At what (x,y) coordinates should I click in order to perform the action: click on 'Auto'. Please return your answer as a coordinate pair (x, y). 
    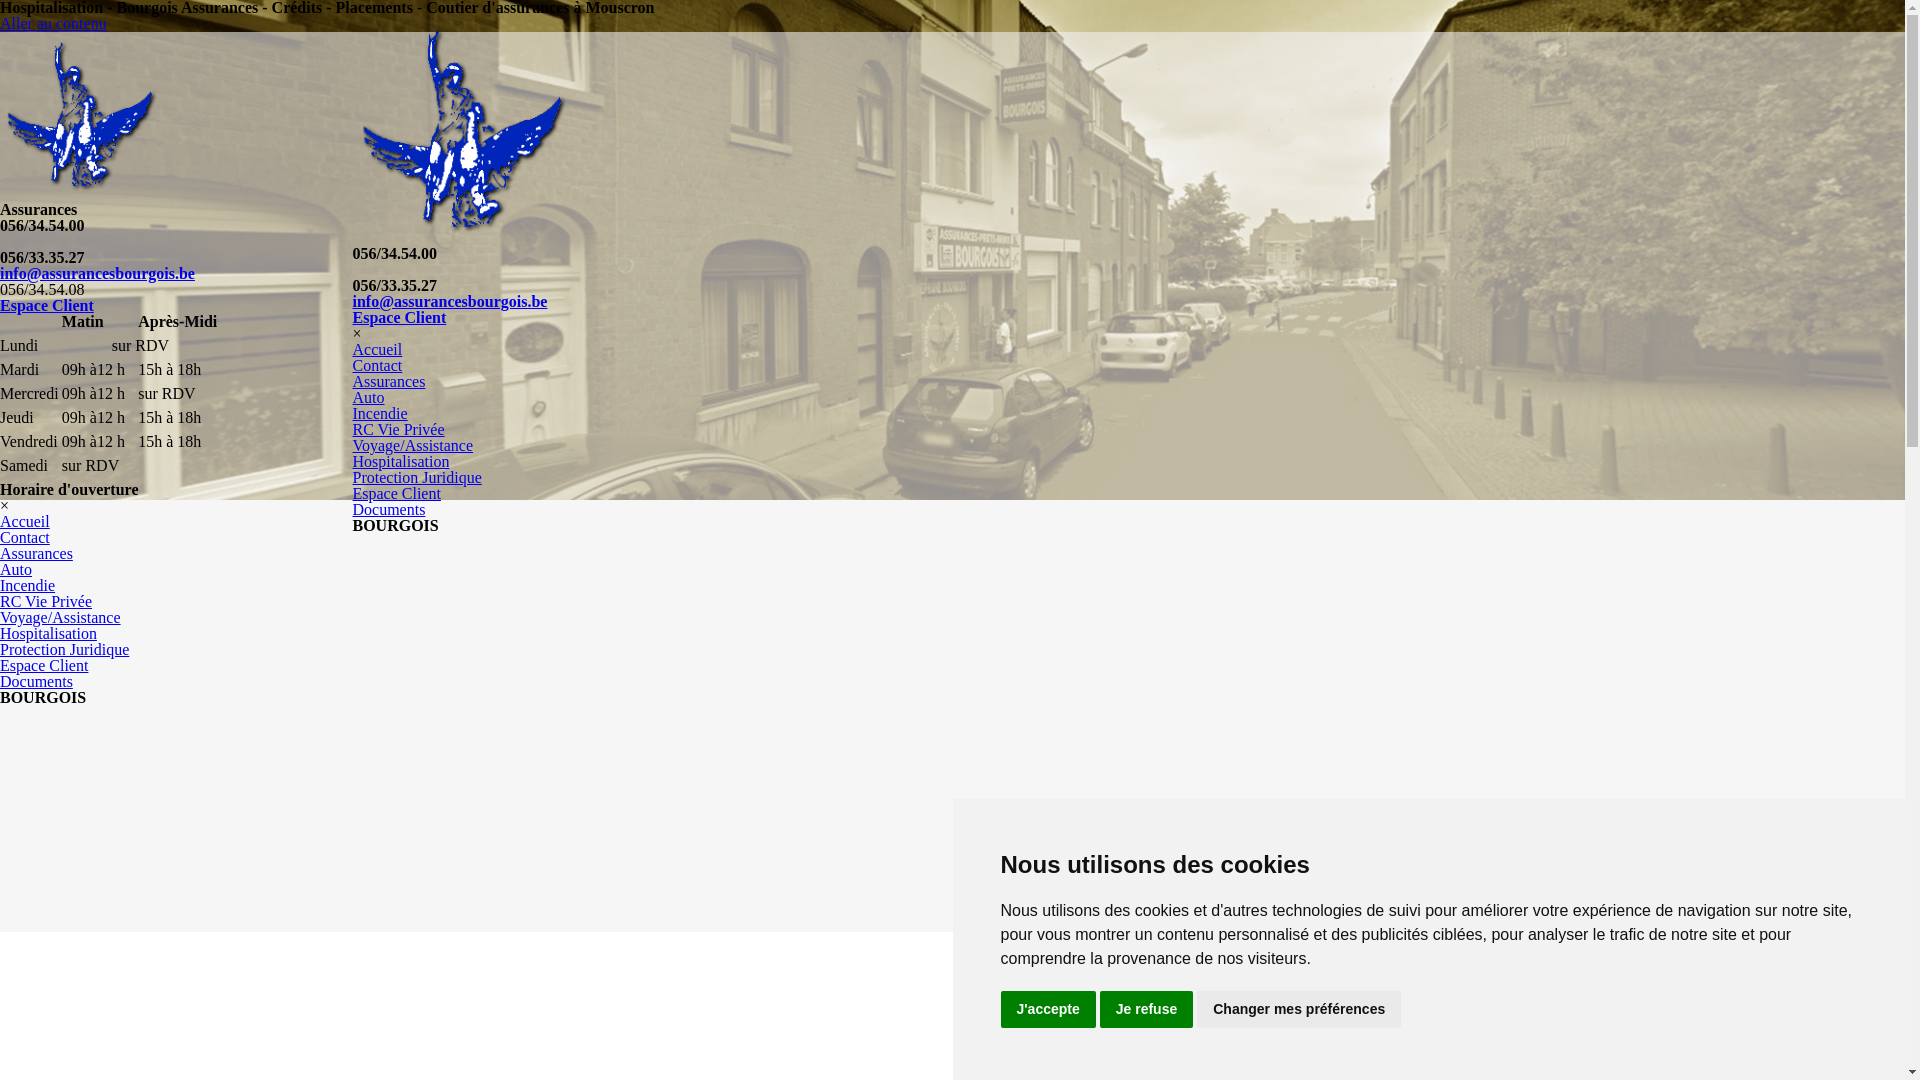
    Looking at the image, I should click on (15, 569).